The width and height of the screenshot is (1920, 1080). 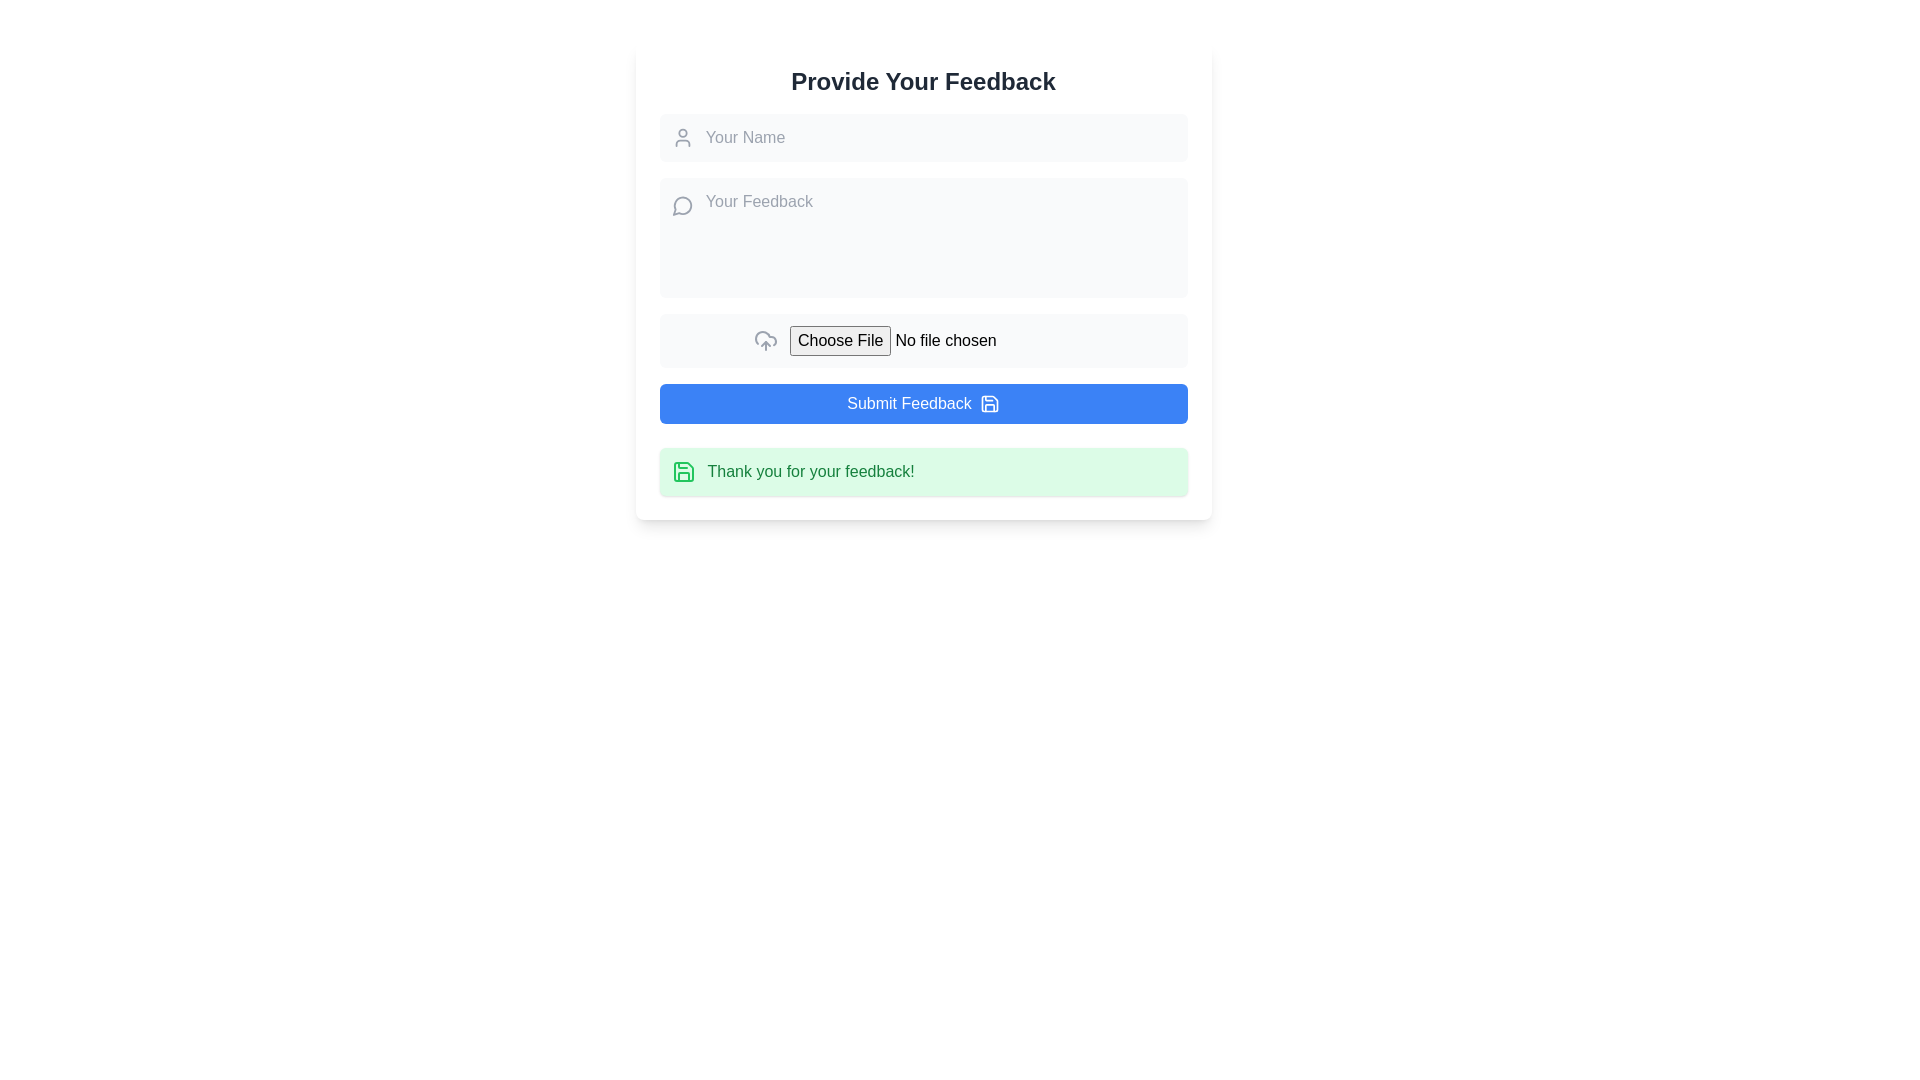 What do you see at coordinates (922, 80) in the screenshot?
I see `the Text Header that displays 'Provide Your Feedback', which is styled in bold and large font at the top of the feedback form` at bounding box center [922, 80].